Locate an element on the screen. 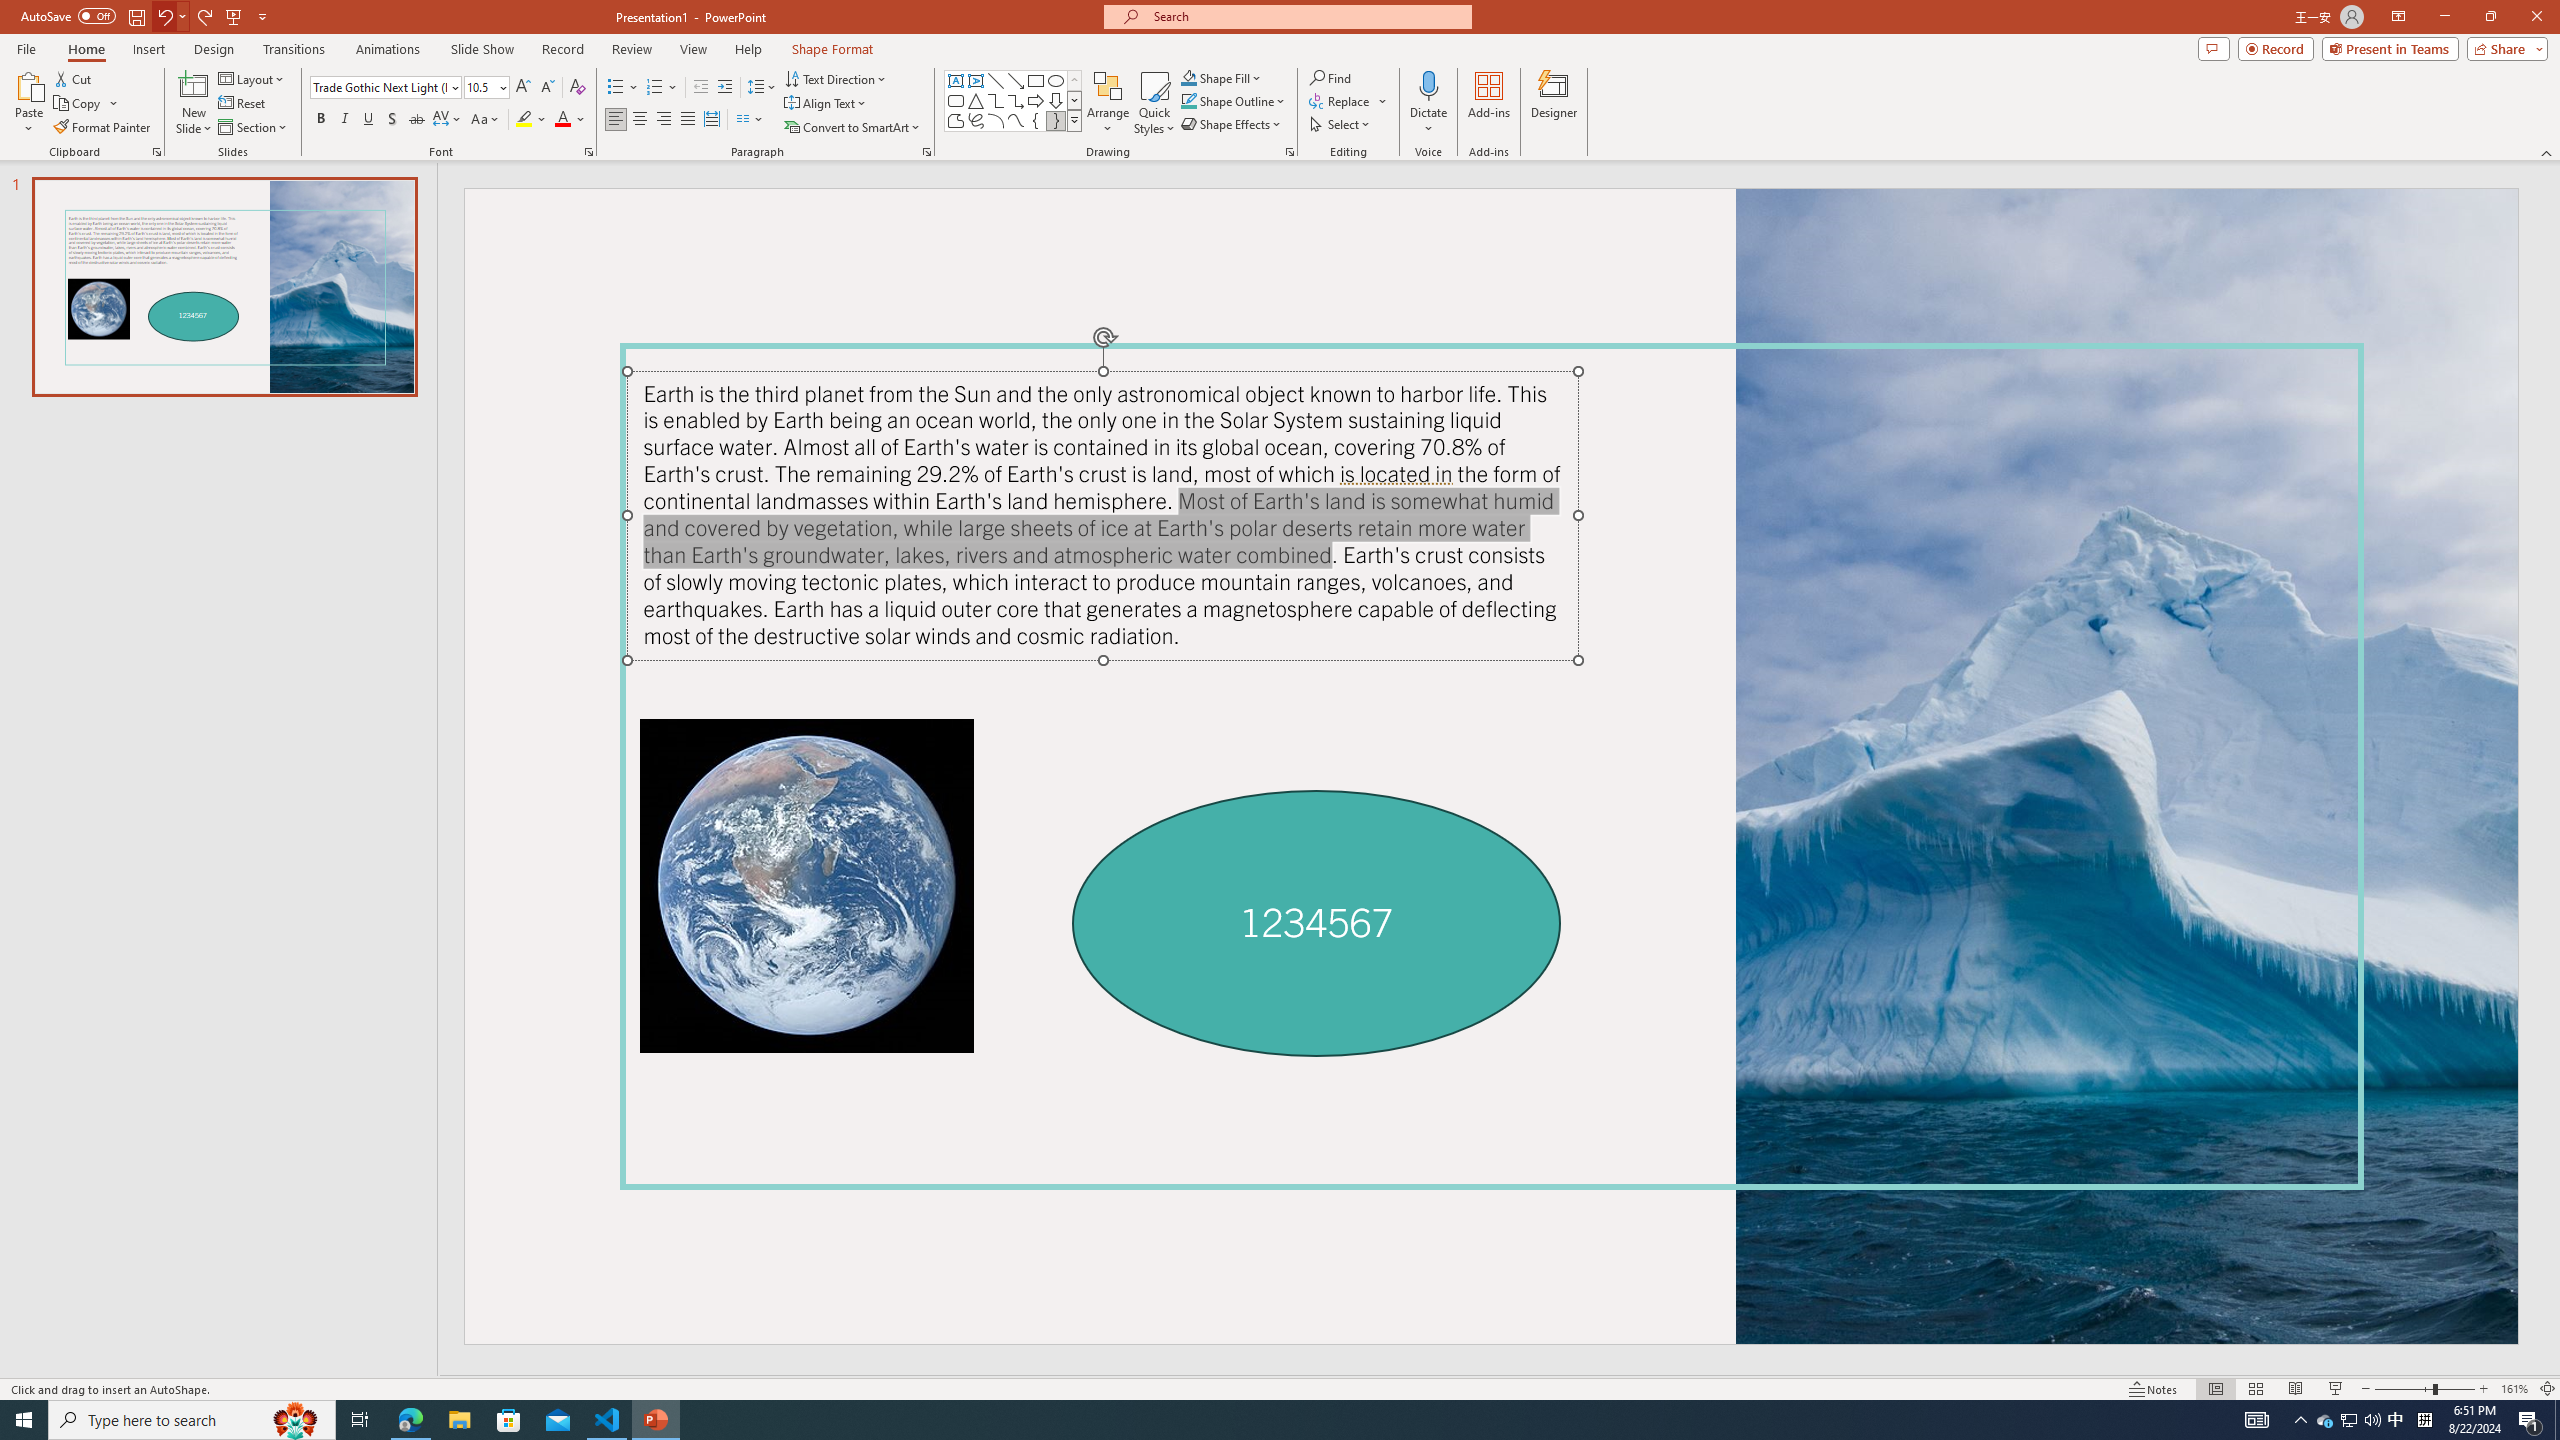  'Quick Styles' is located at coordinates (1153, 103).